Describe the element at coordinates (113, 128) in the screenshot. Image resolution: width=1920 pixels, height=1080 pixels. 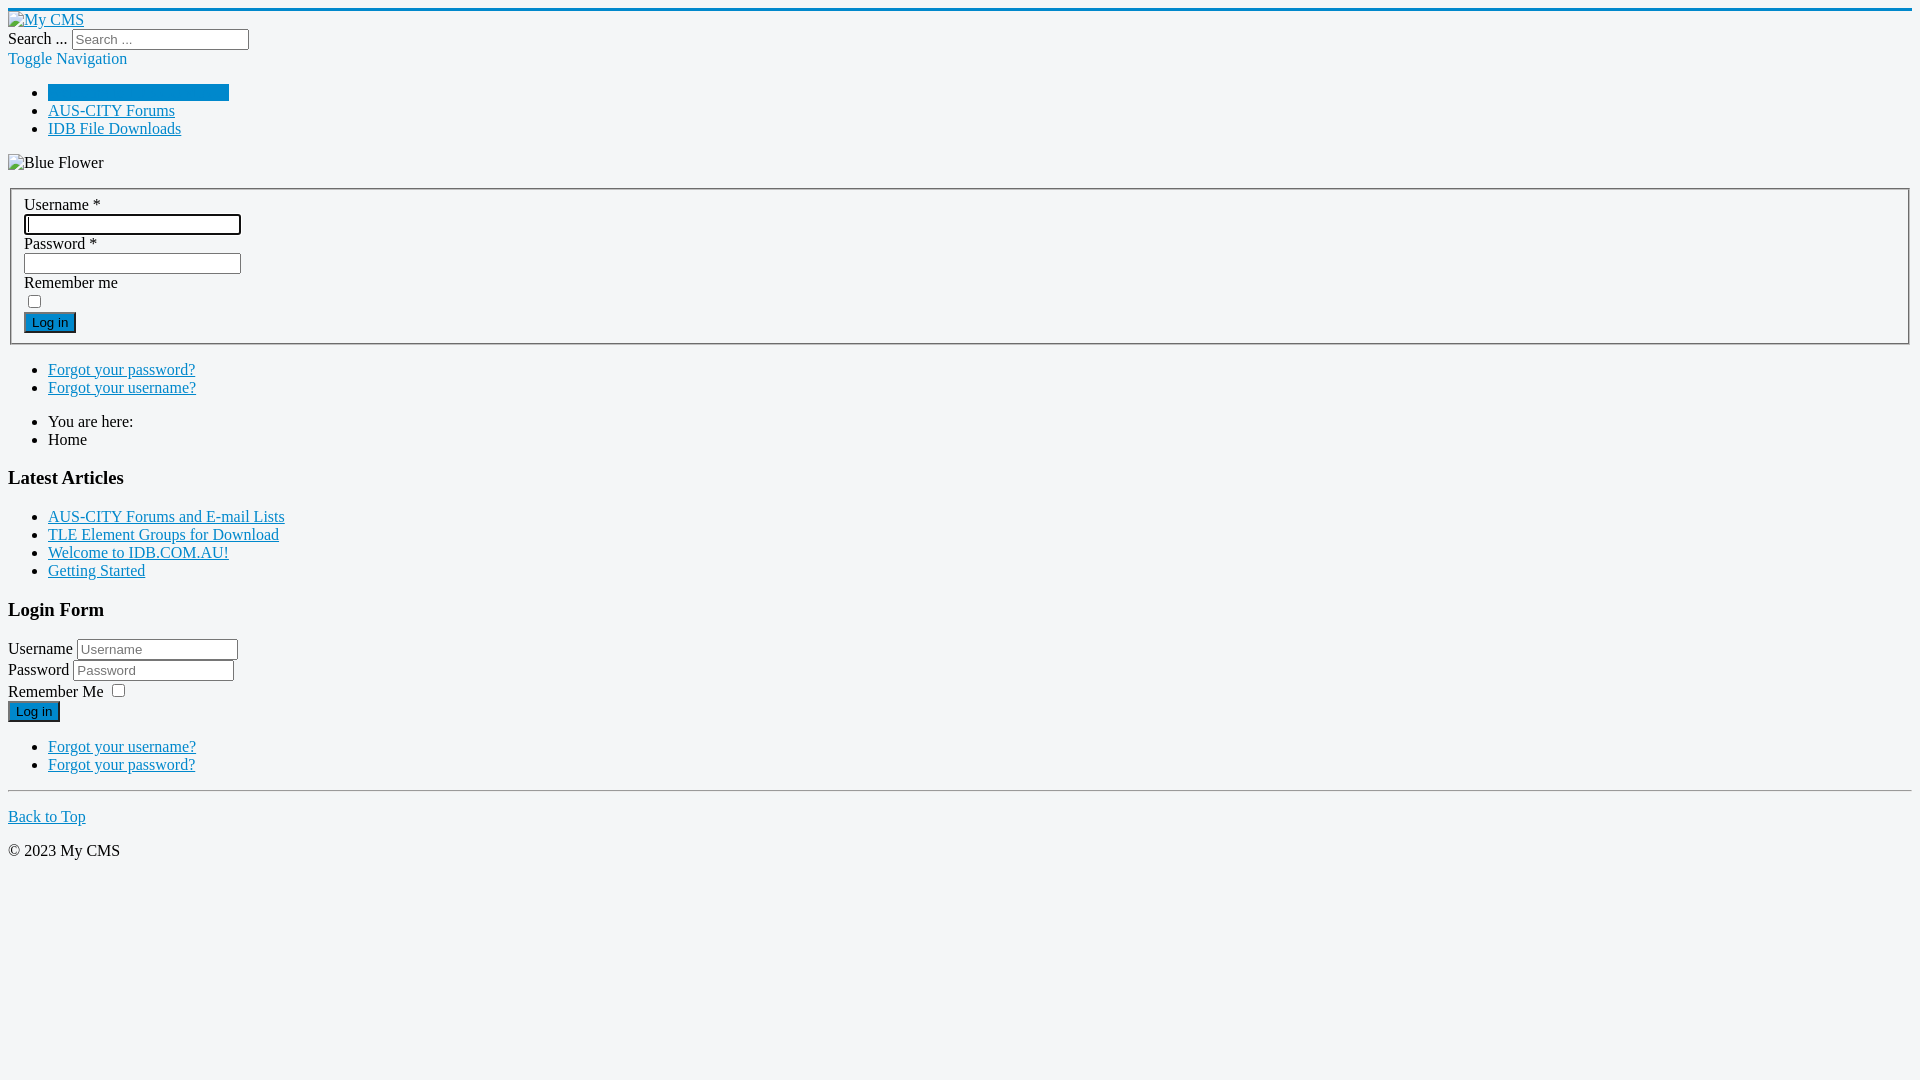
I see `'IDB File Downloads'` at that location.